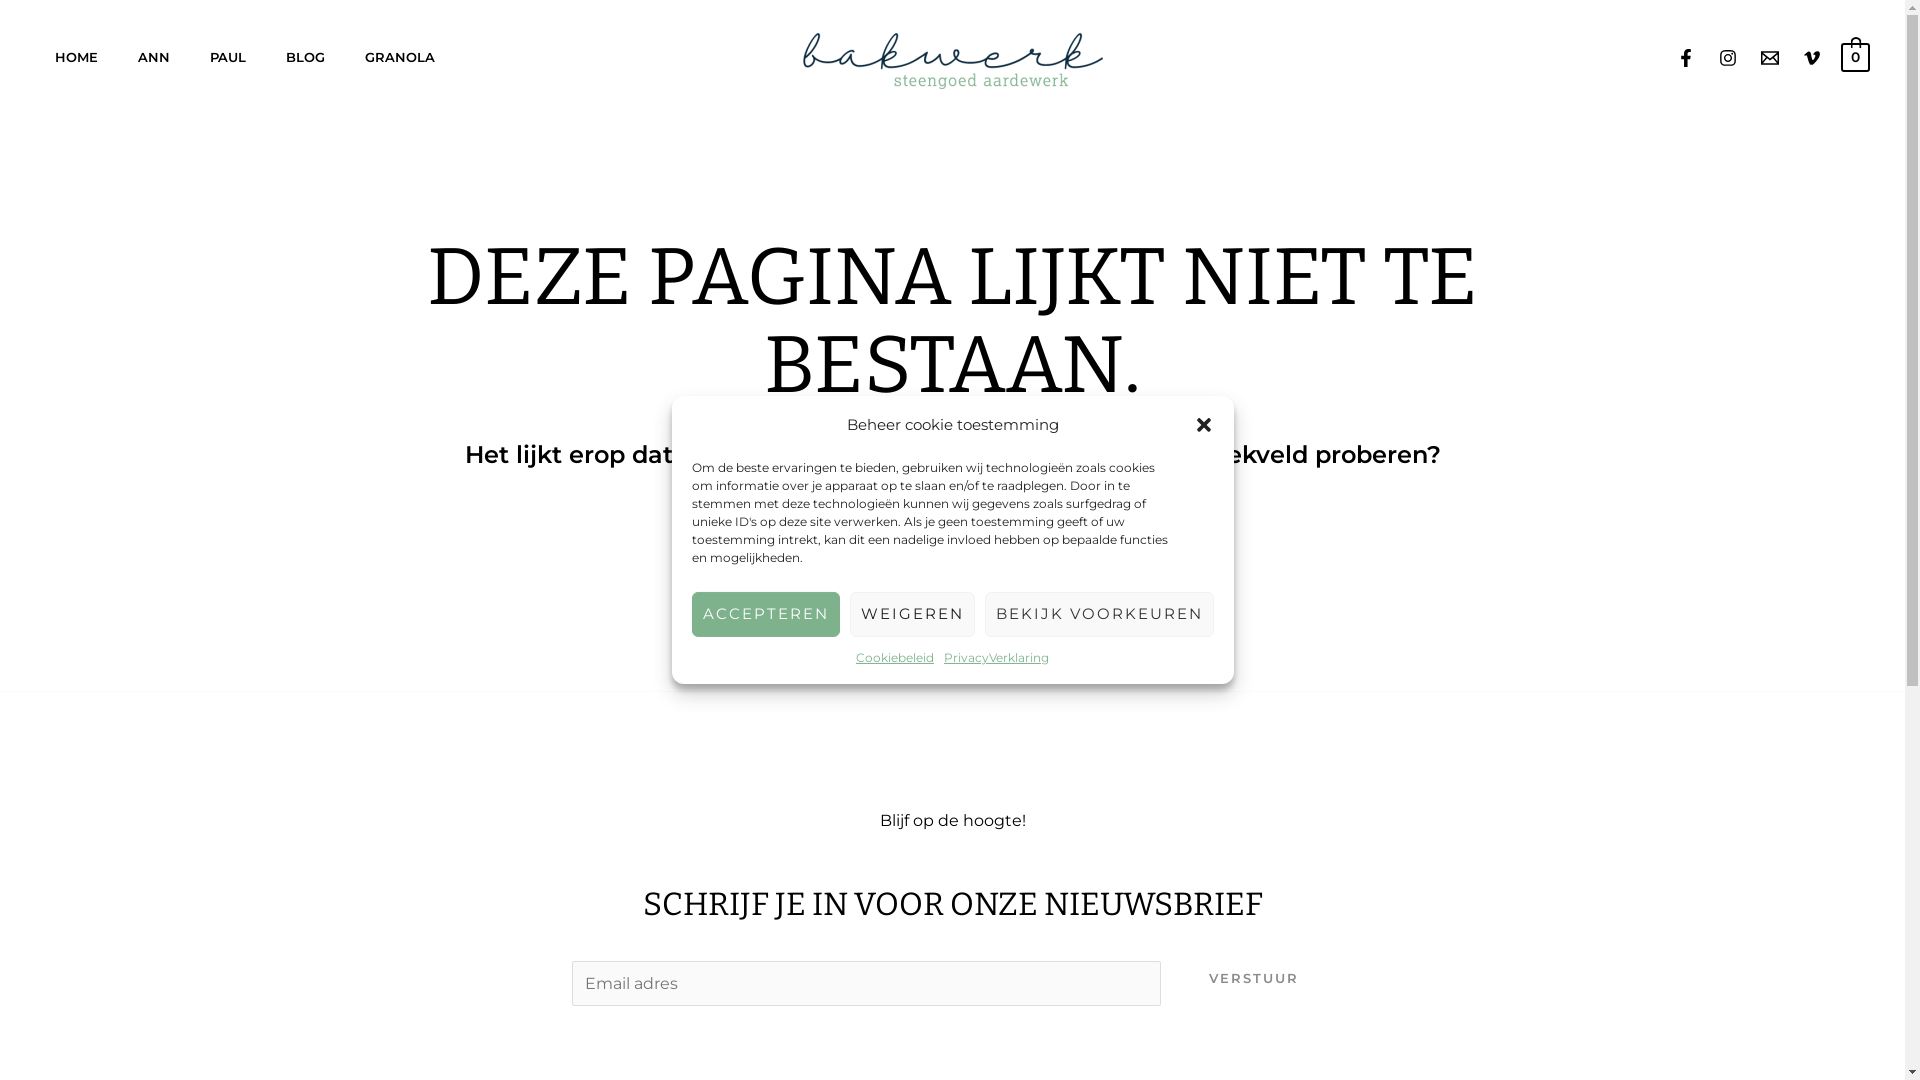  What do you see at coordinates (304, 56) in the screenshot?
I see `'BLOG'` at bounding box center [304, 56].